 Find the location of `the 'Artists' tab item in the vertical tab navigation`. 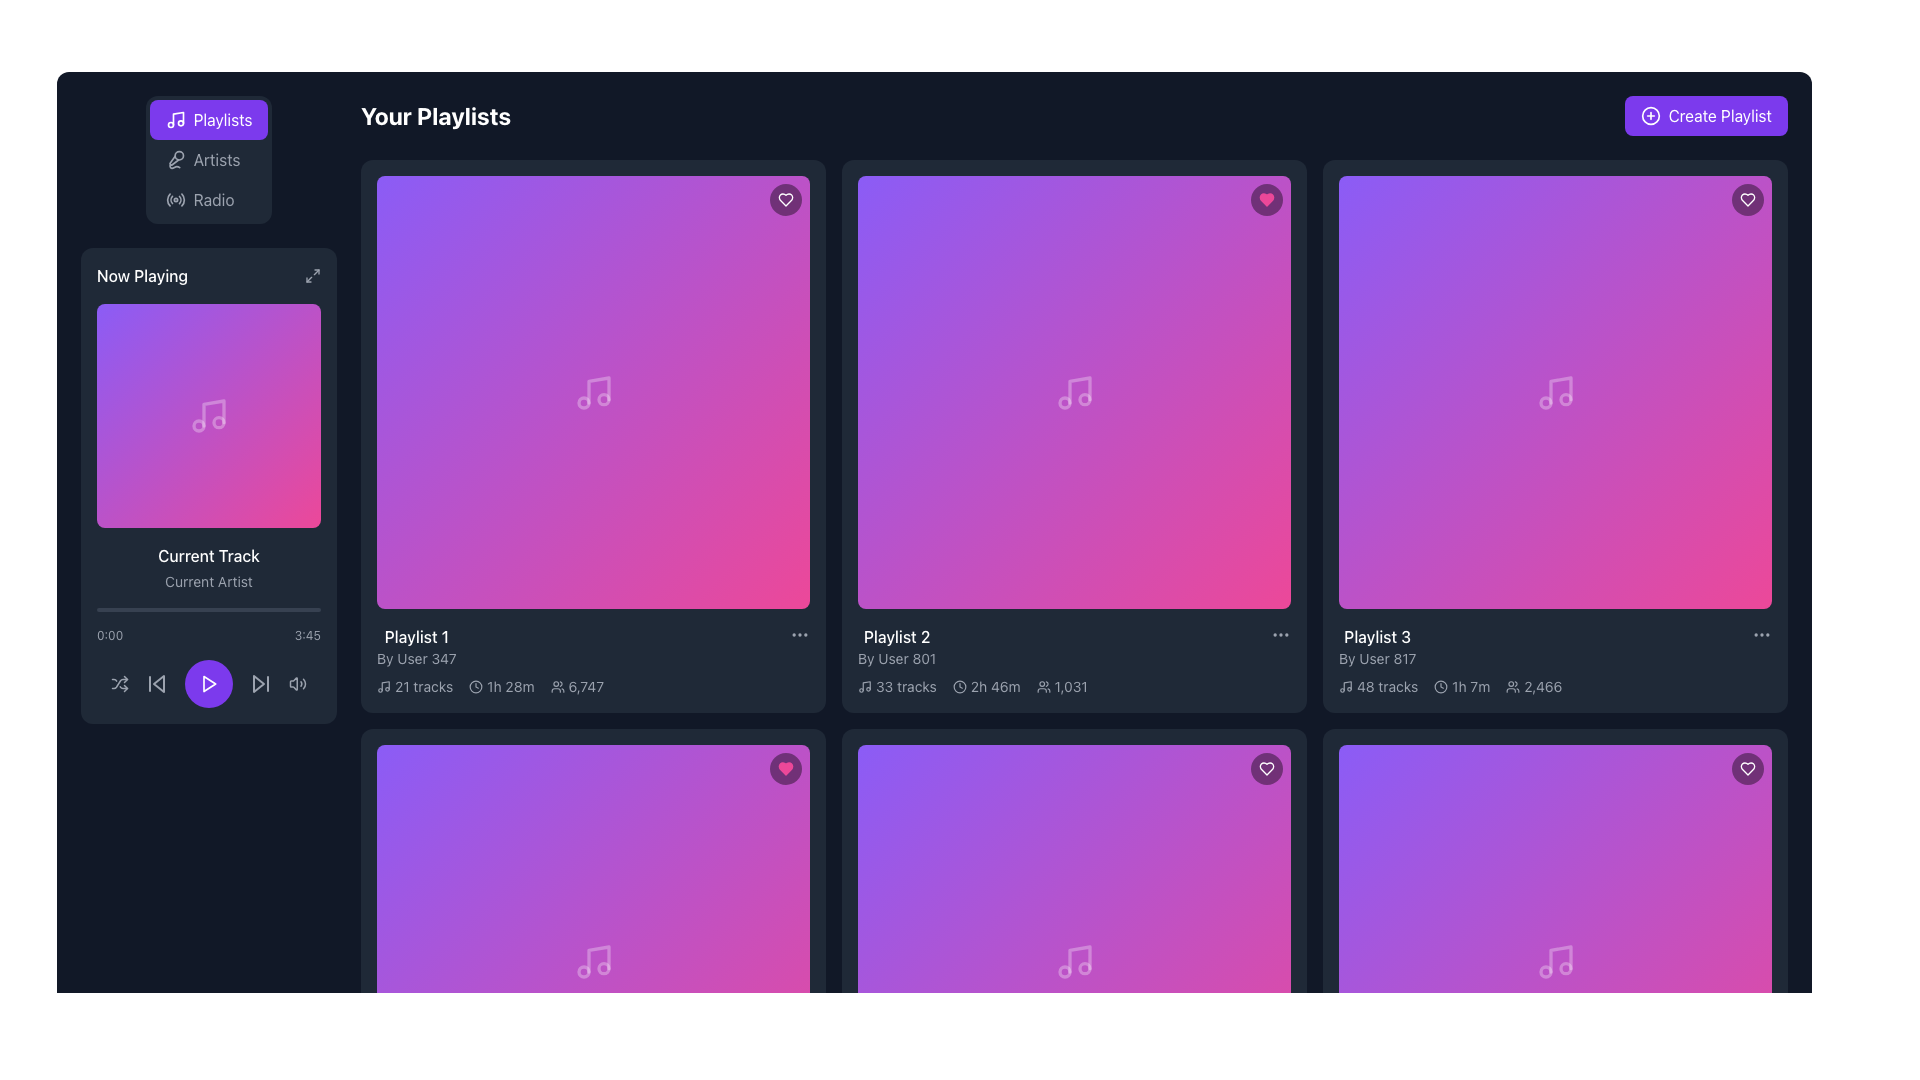

the 'Artists' tab item in the vertical tab navigation is located at coordinates (209, 158).